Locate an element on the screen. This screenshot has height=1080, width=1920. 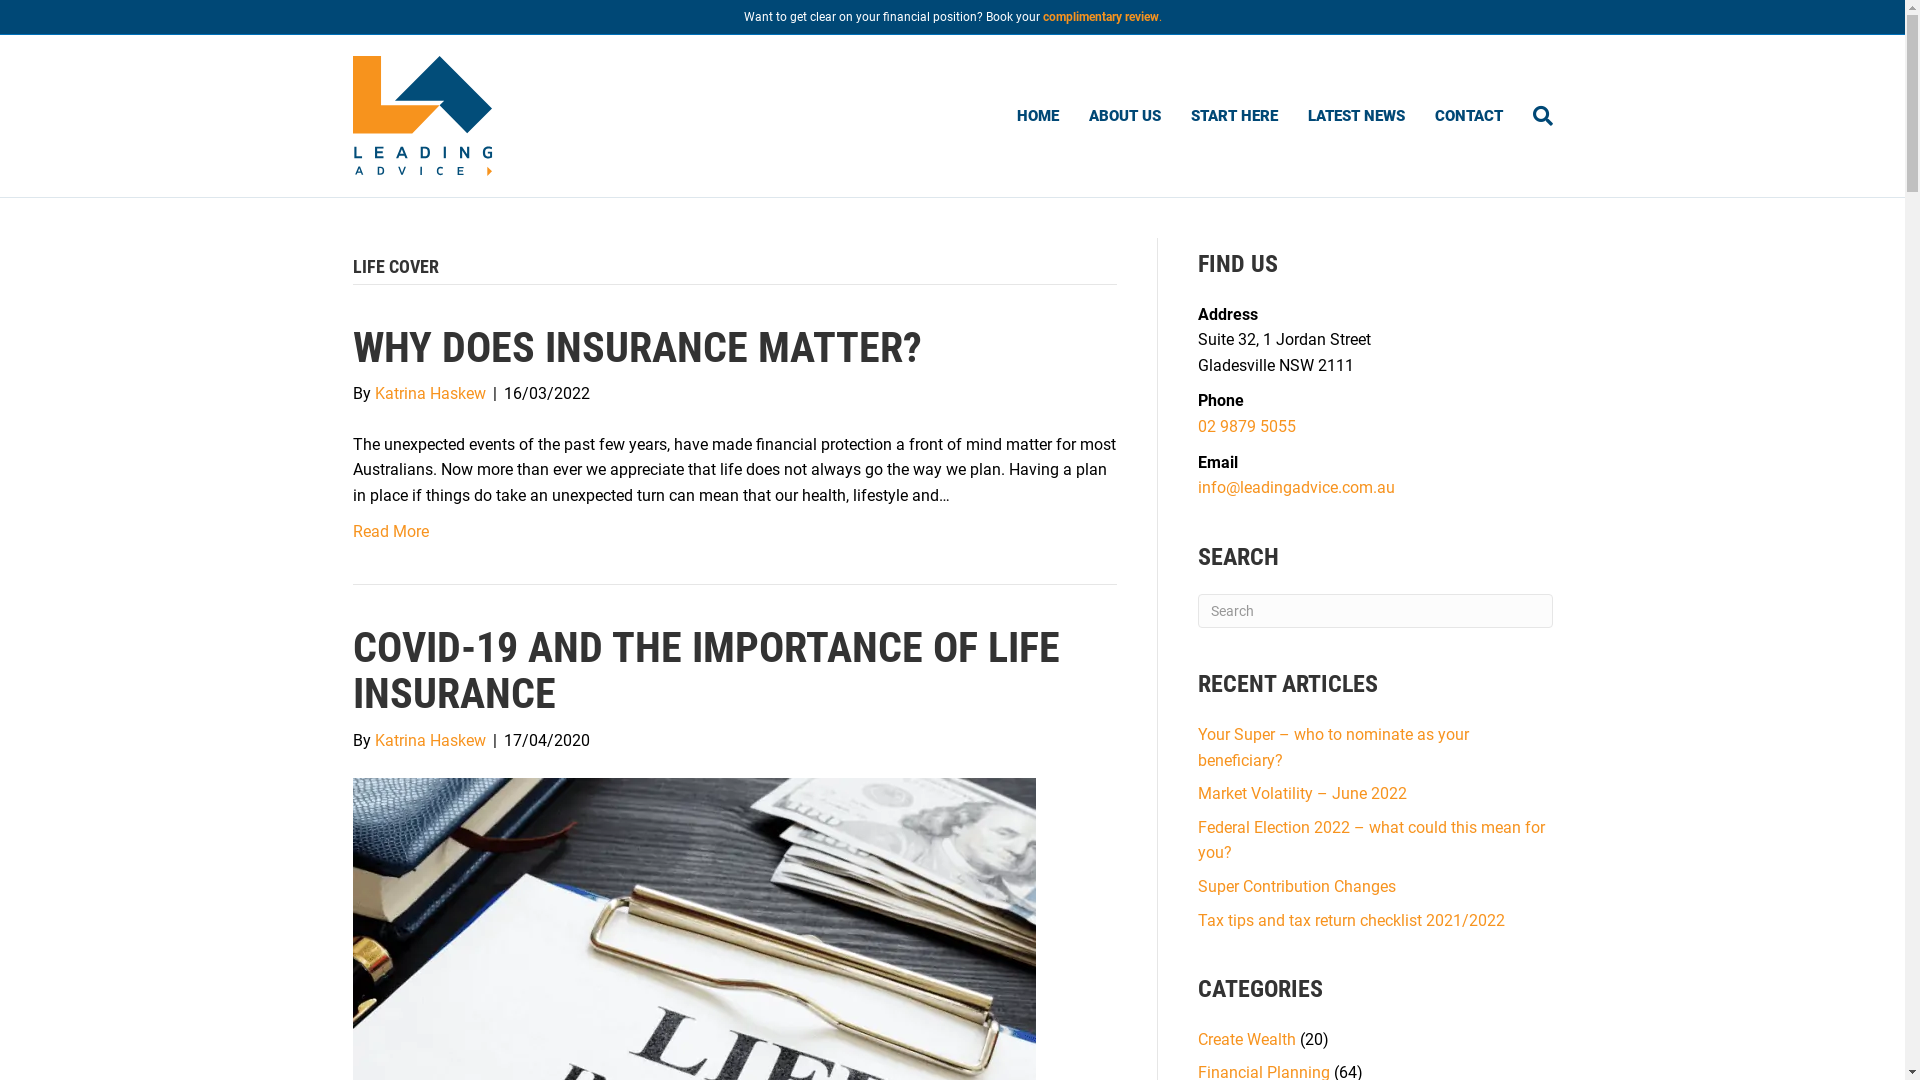
'Create Wealth' is located at coordinates (1246, 1038).